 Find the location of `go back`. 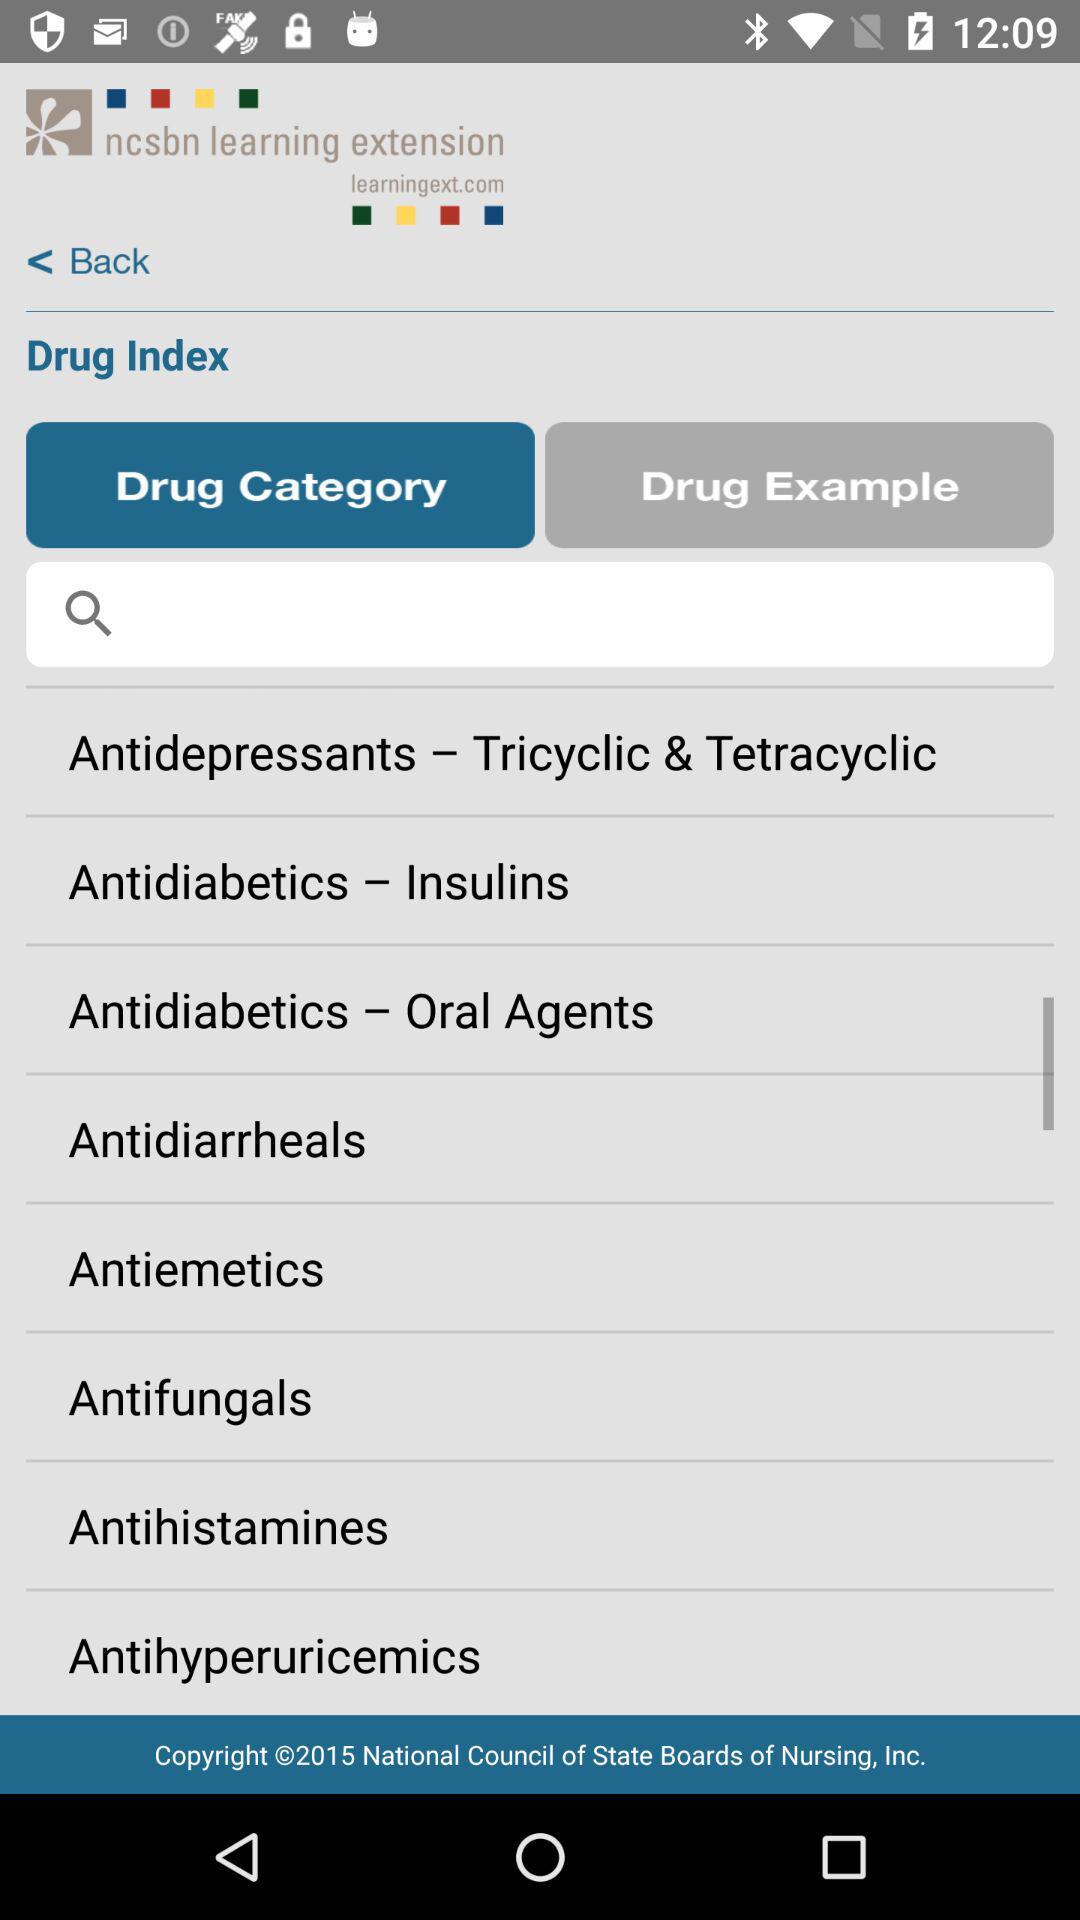

go back is located at coordinates (87, 261).